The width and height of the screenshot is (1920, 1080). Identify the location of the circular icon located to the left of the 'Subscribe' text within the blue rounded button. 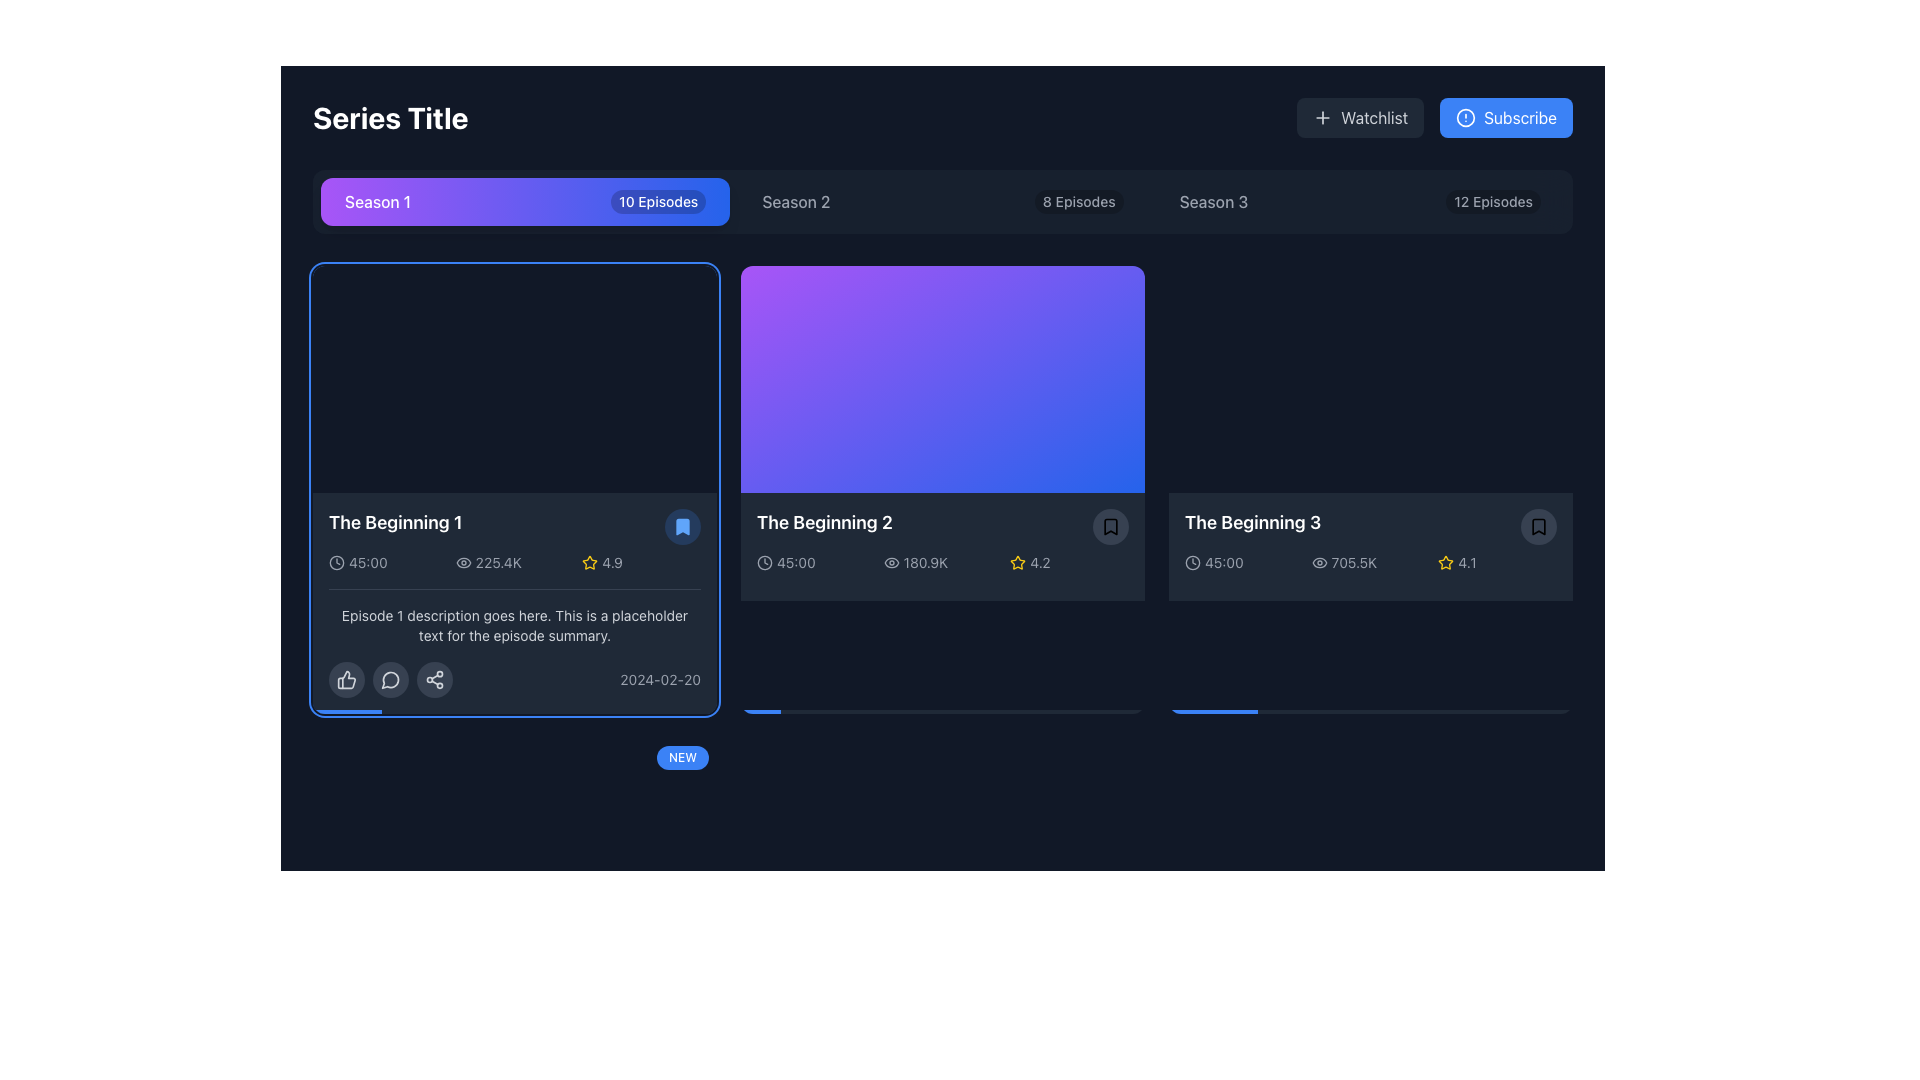
(1466, 118).